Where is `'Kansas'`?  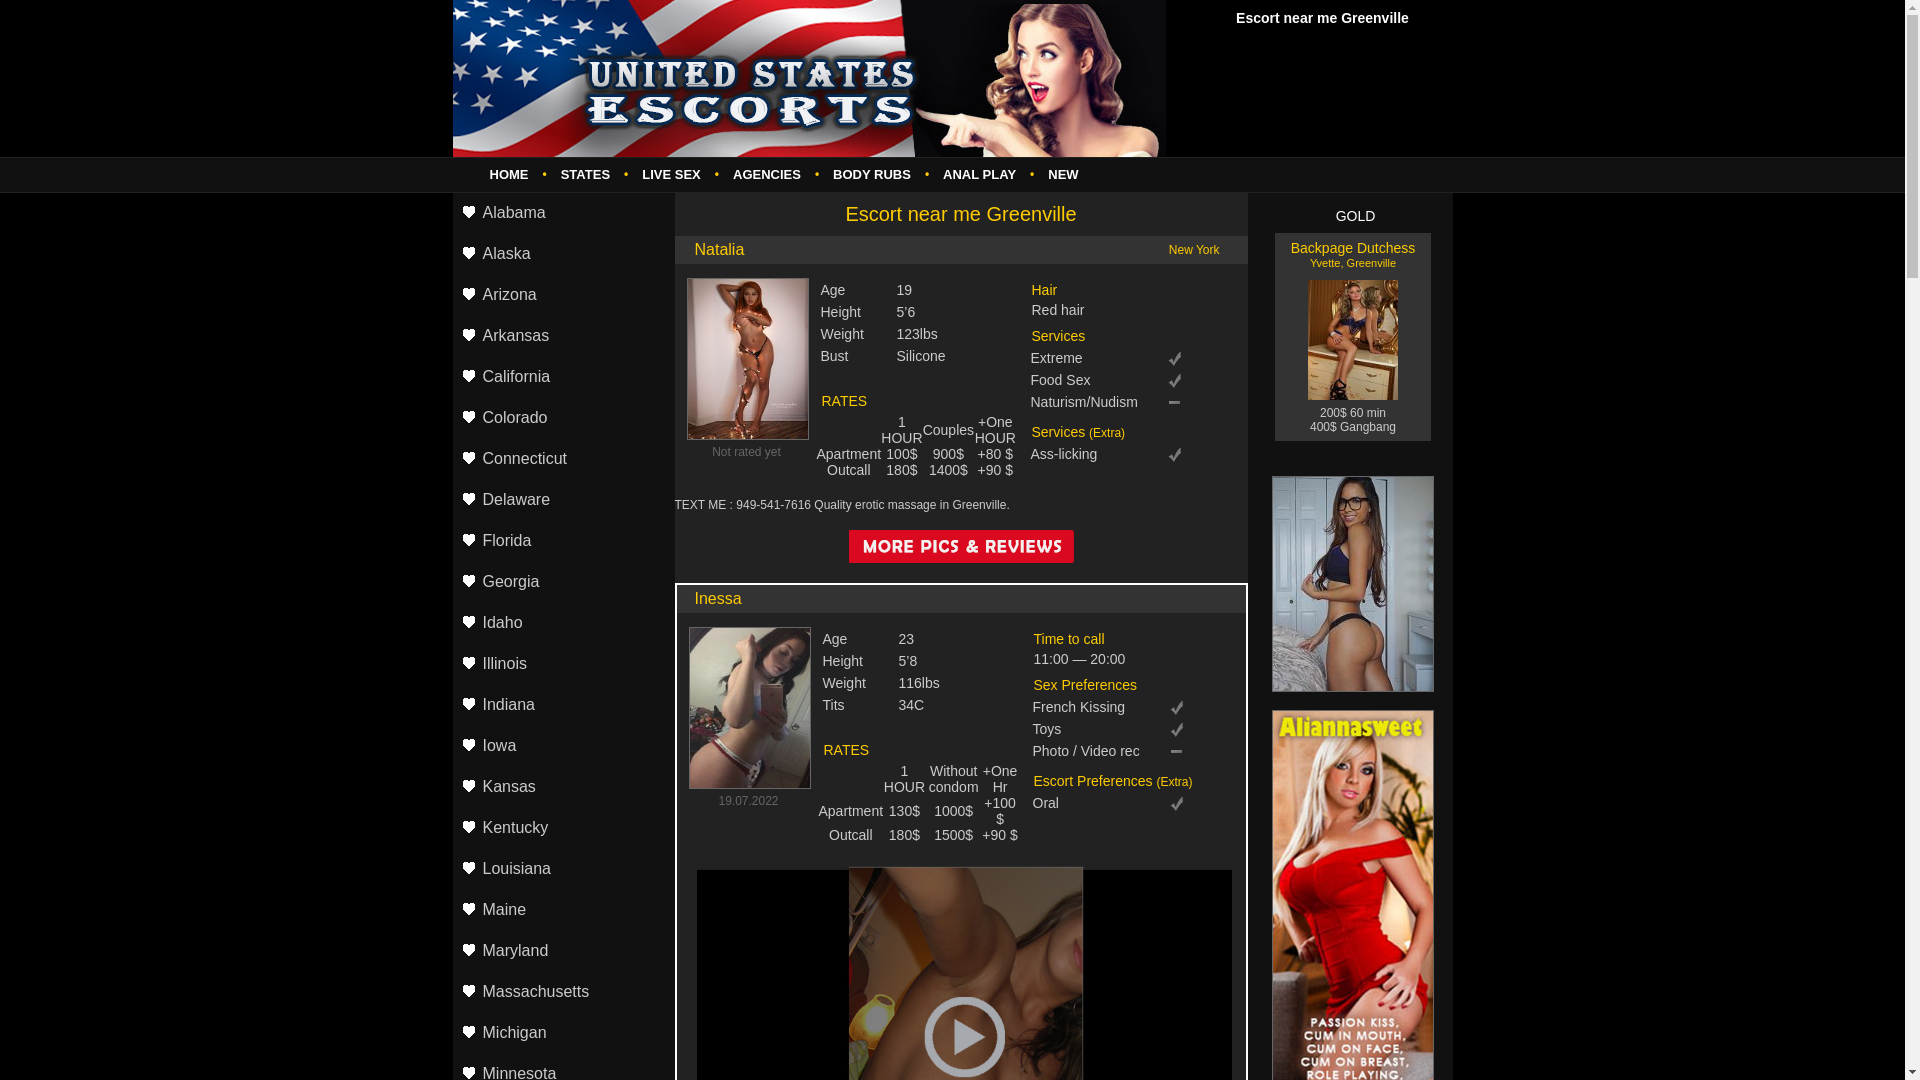
'Kansas' is located at coordinates (560, 786).